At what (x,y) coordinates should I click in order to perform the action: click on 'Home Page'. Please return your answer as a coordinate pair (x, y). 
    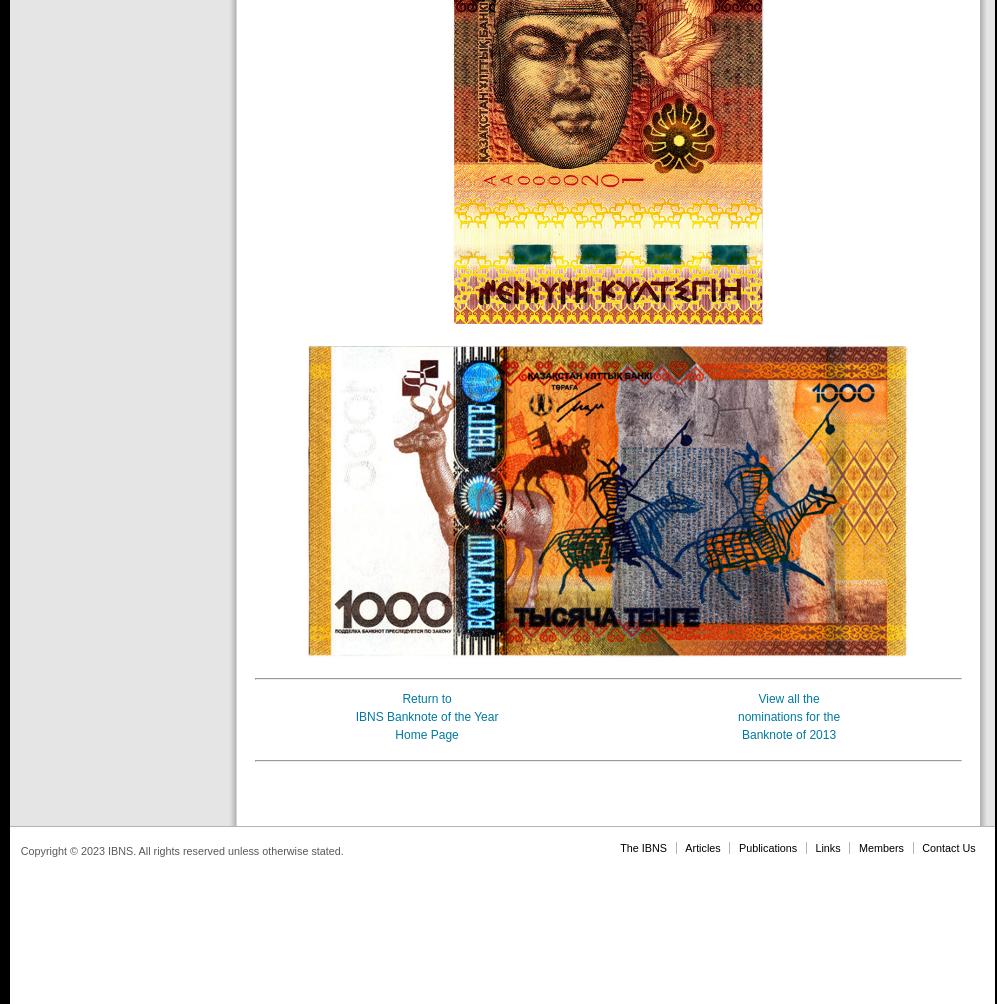
    Looking at the image, I should click on (425, 734).